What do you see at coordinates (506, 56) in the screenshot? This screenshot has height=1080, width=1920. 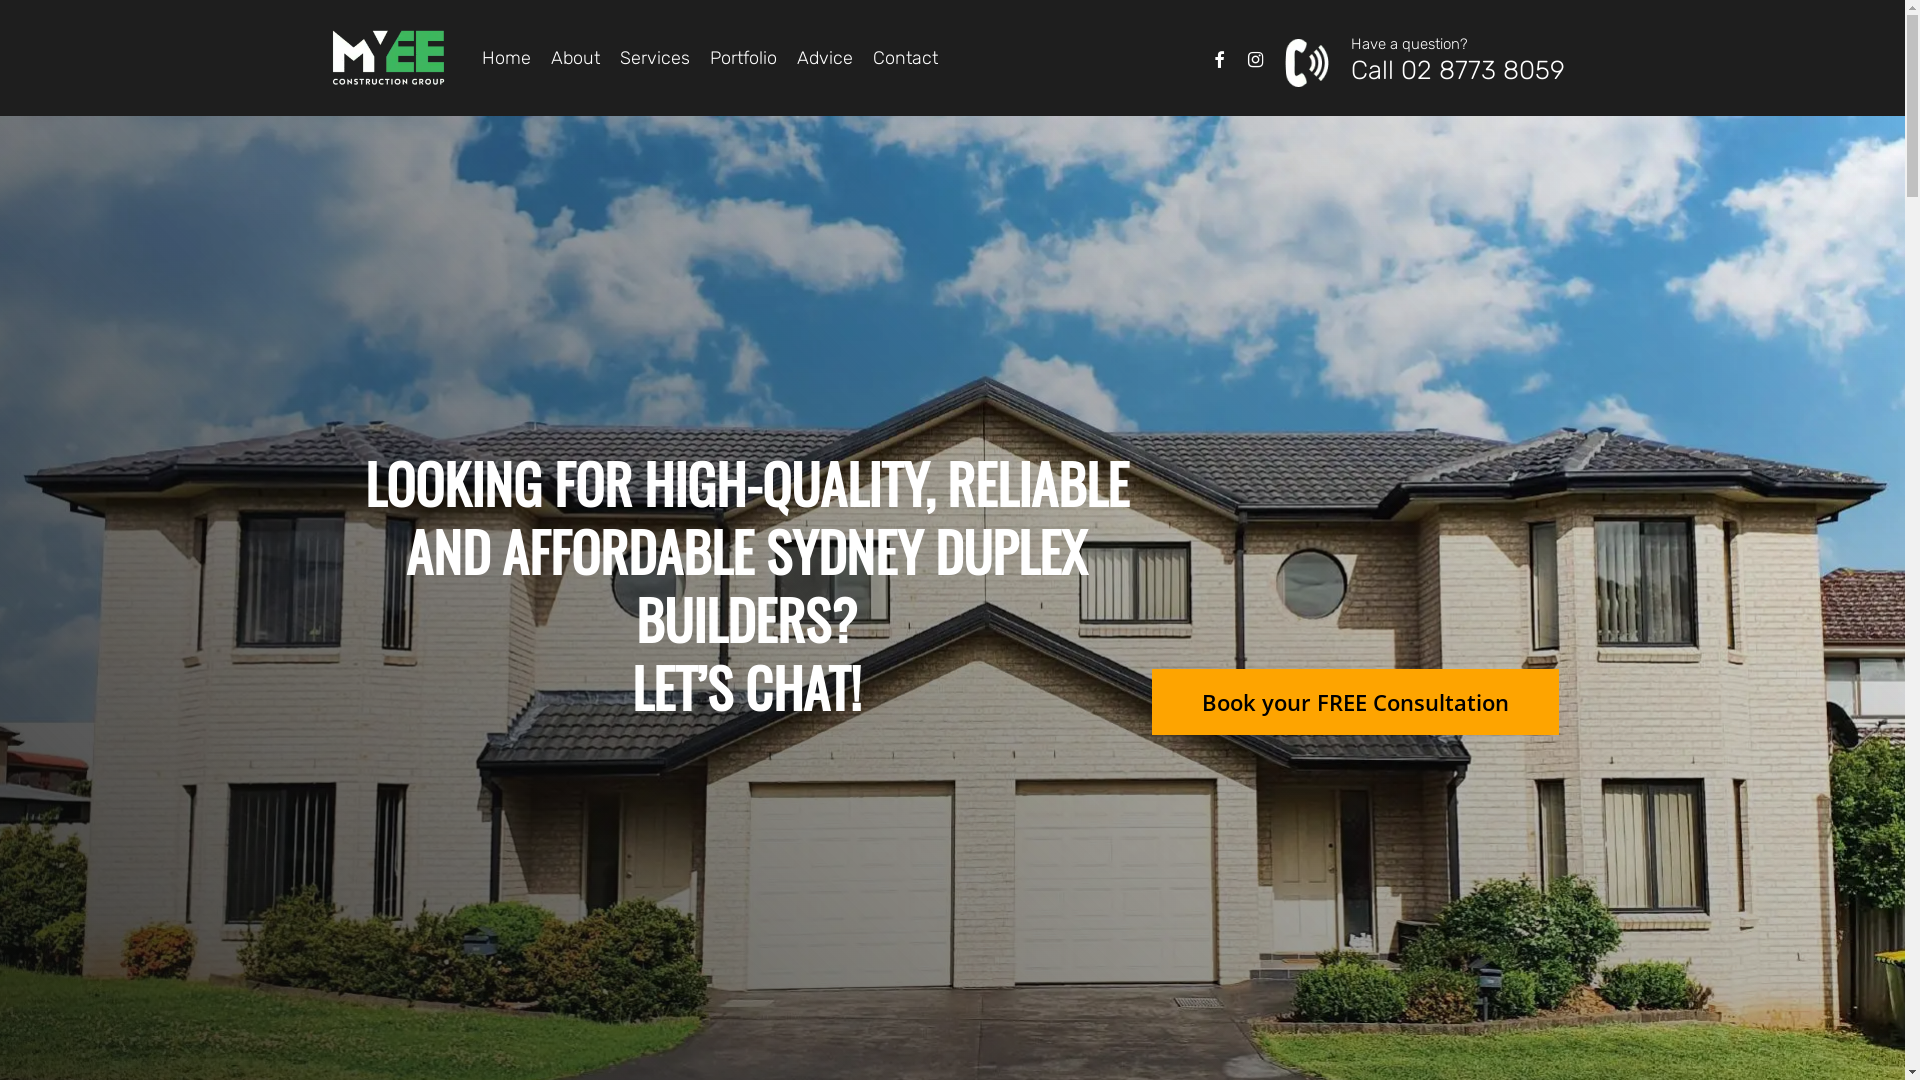 I see `'Home'` at bounding box center [506, 56].